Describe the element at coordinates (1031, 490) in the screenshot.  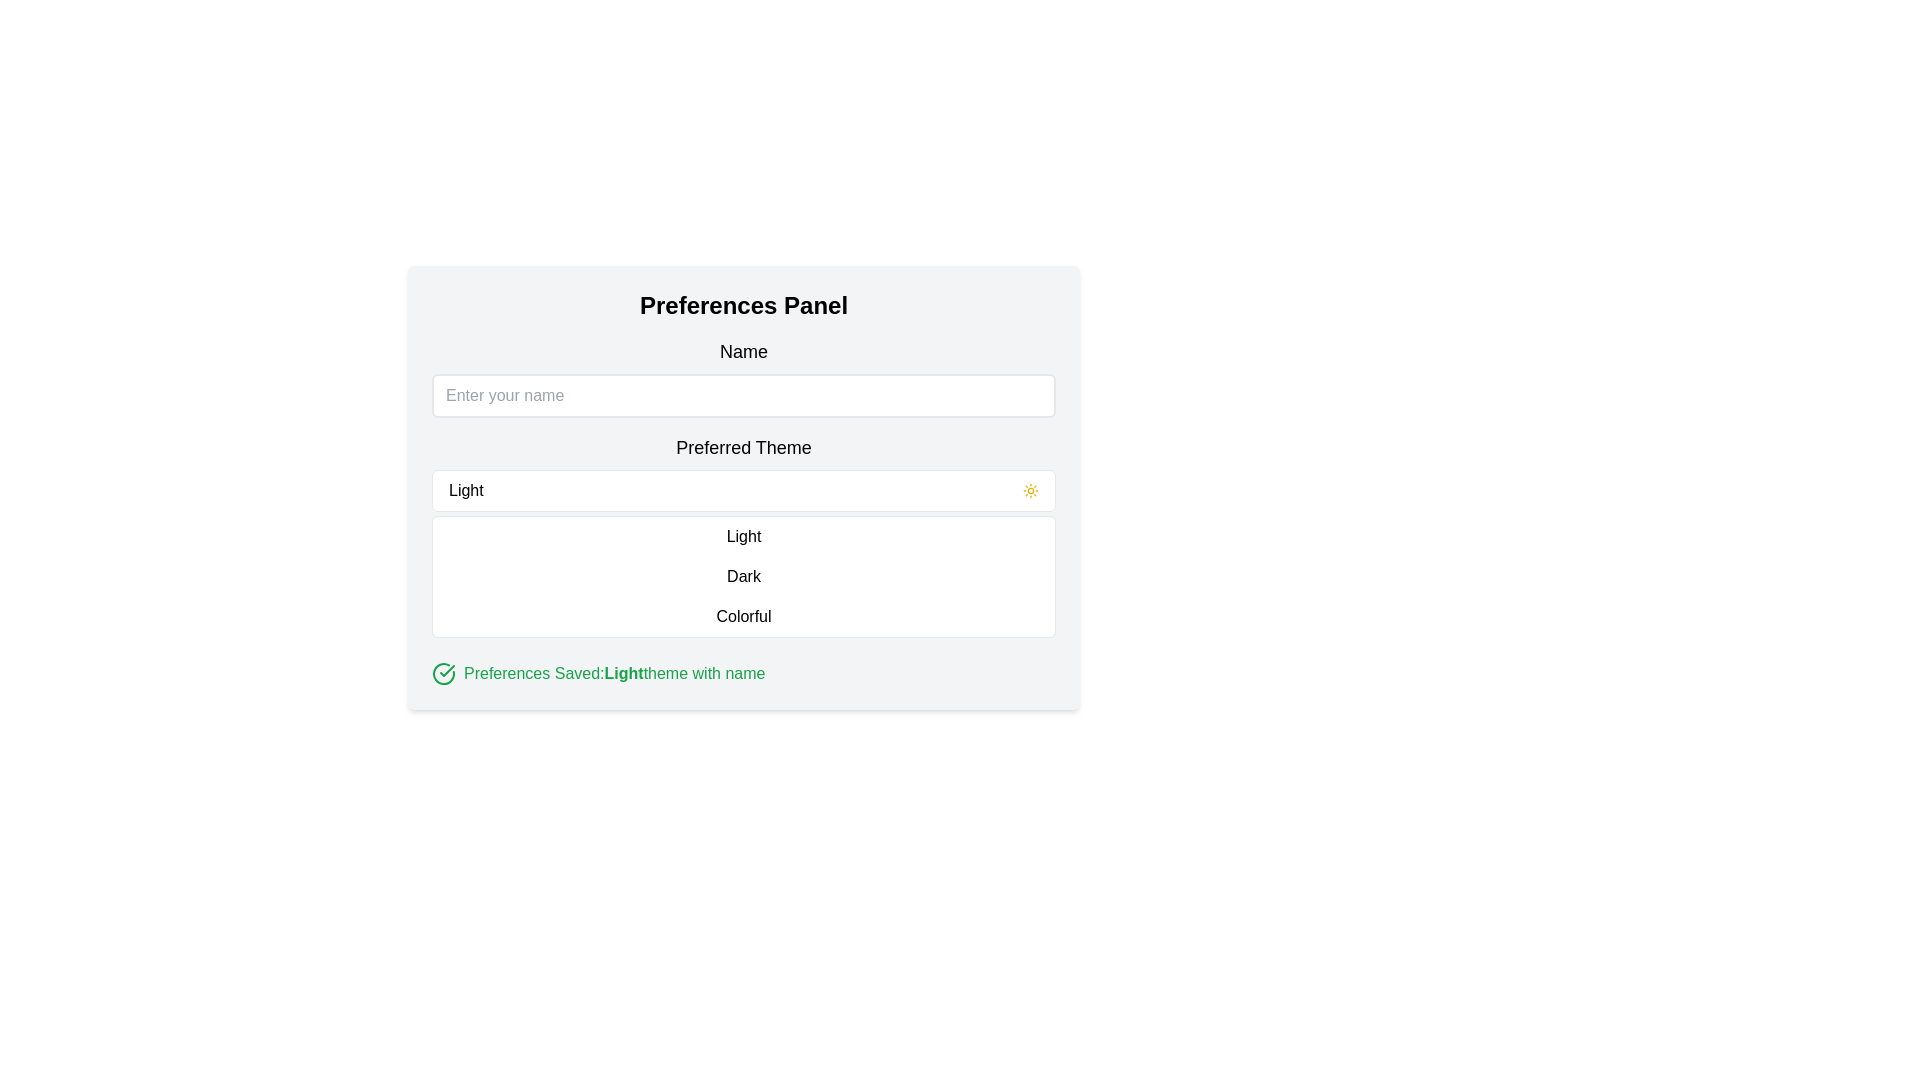
I see `the sun icon, which is yellow and located to the right within the 'Light' option of the 'Preferred Theme' section` at that location.